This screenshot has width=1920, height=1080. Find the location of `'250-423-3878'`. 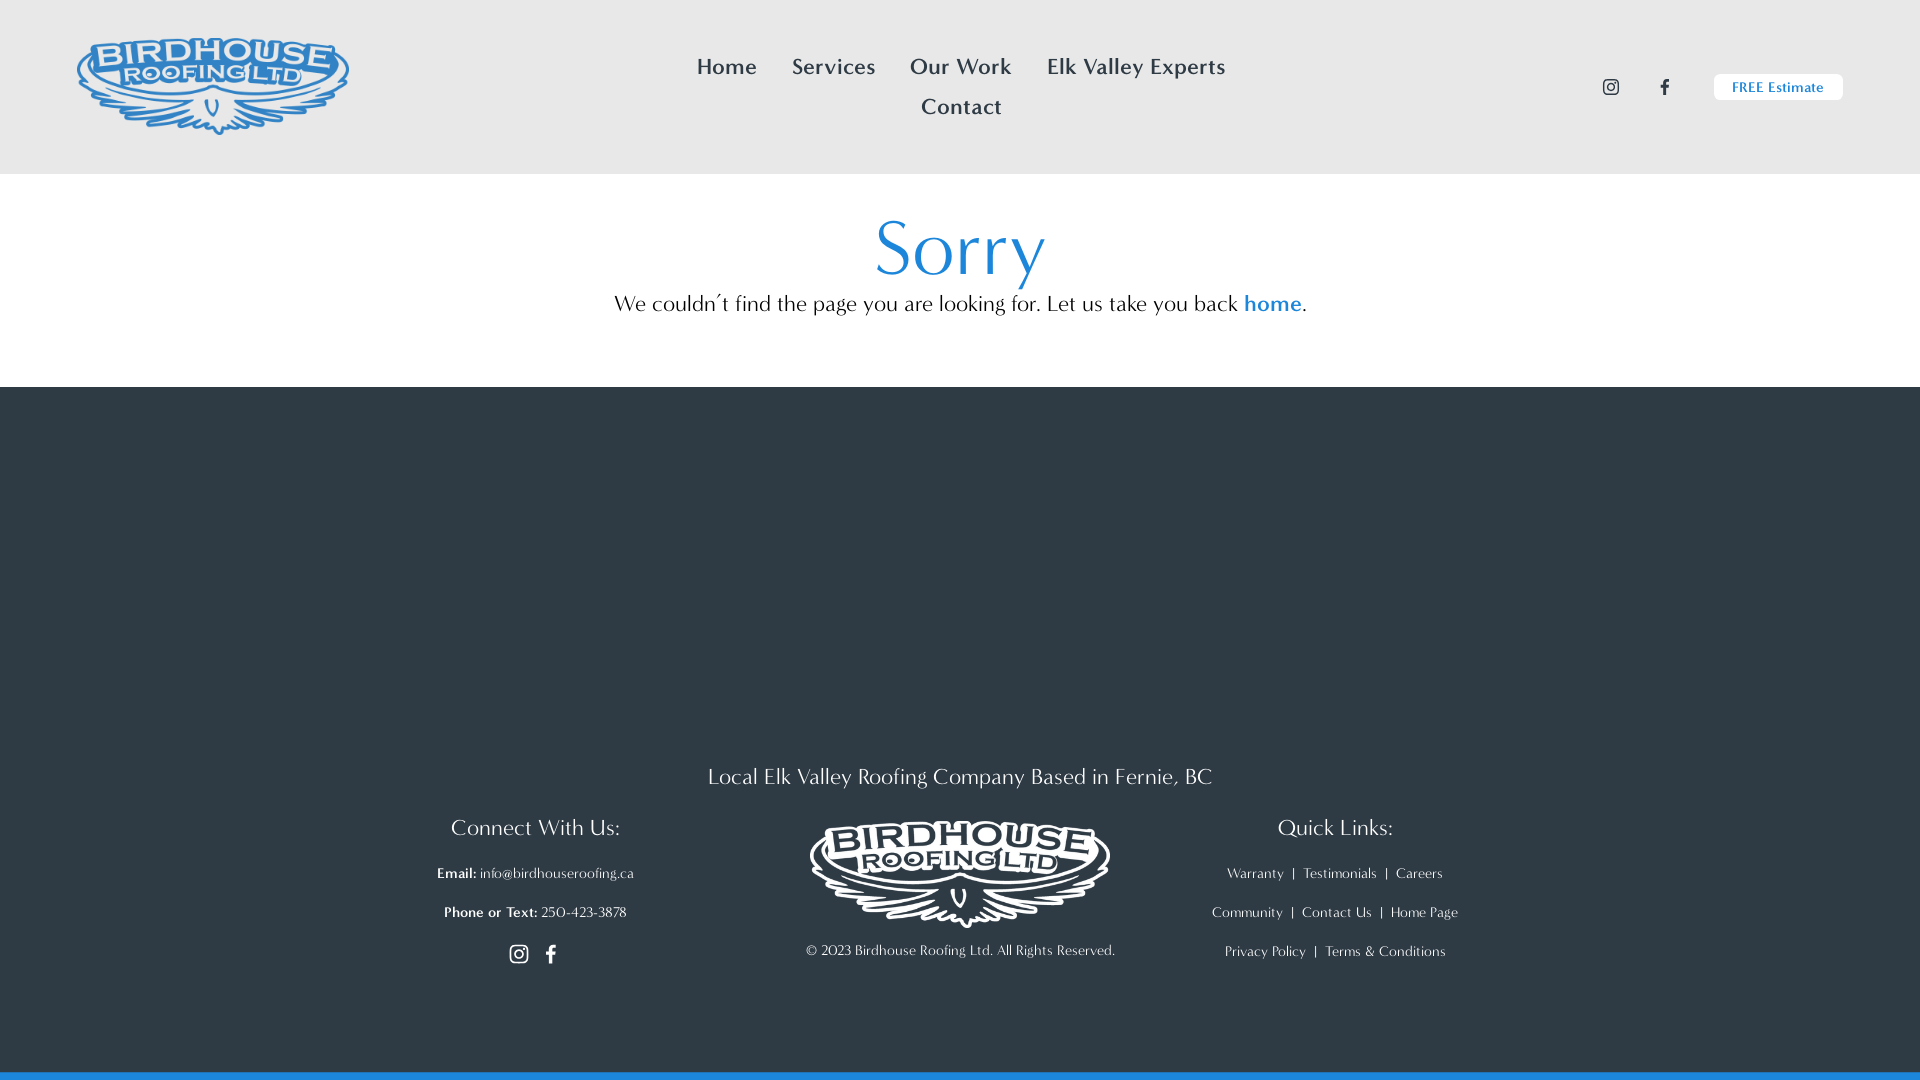

'250-423-3878' is located at coordinates (581, 912).